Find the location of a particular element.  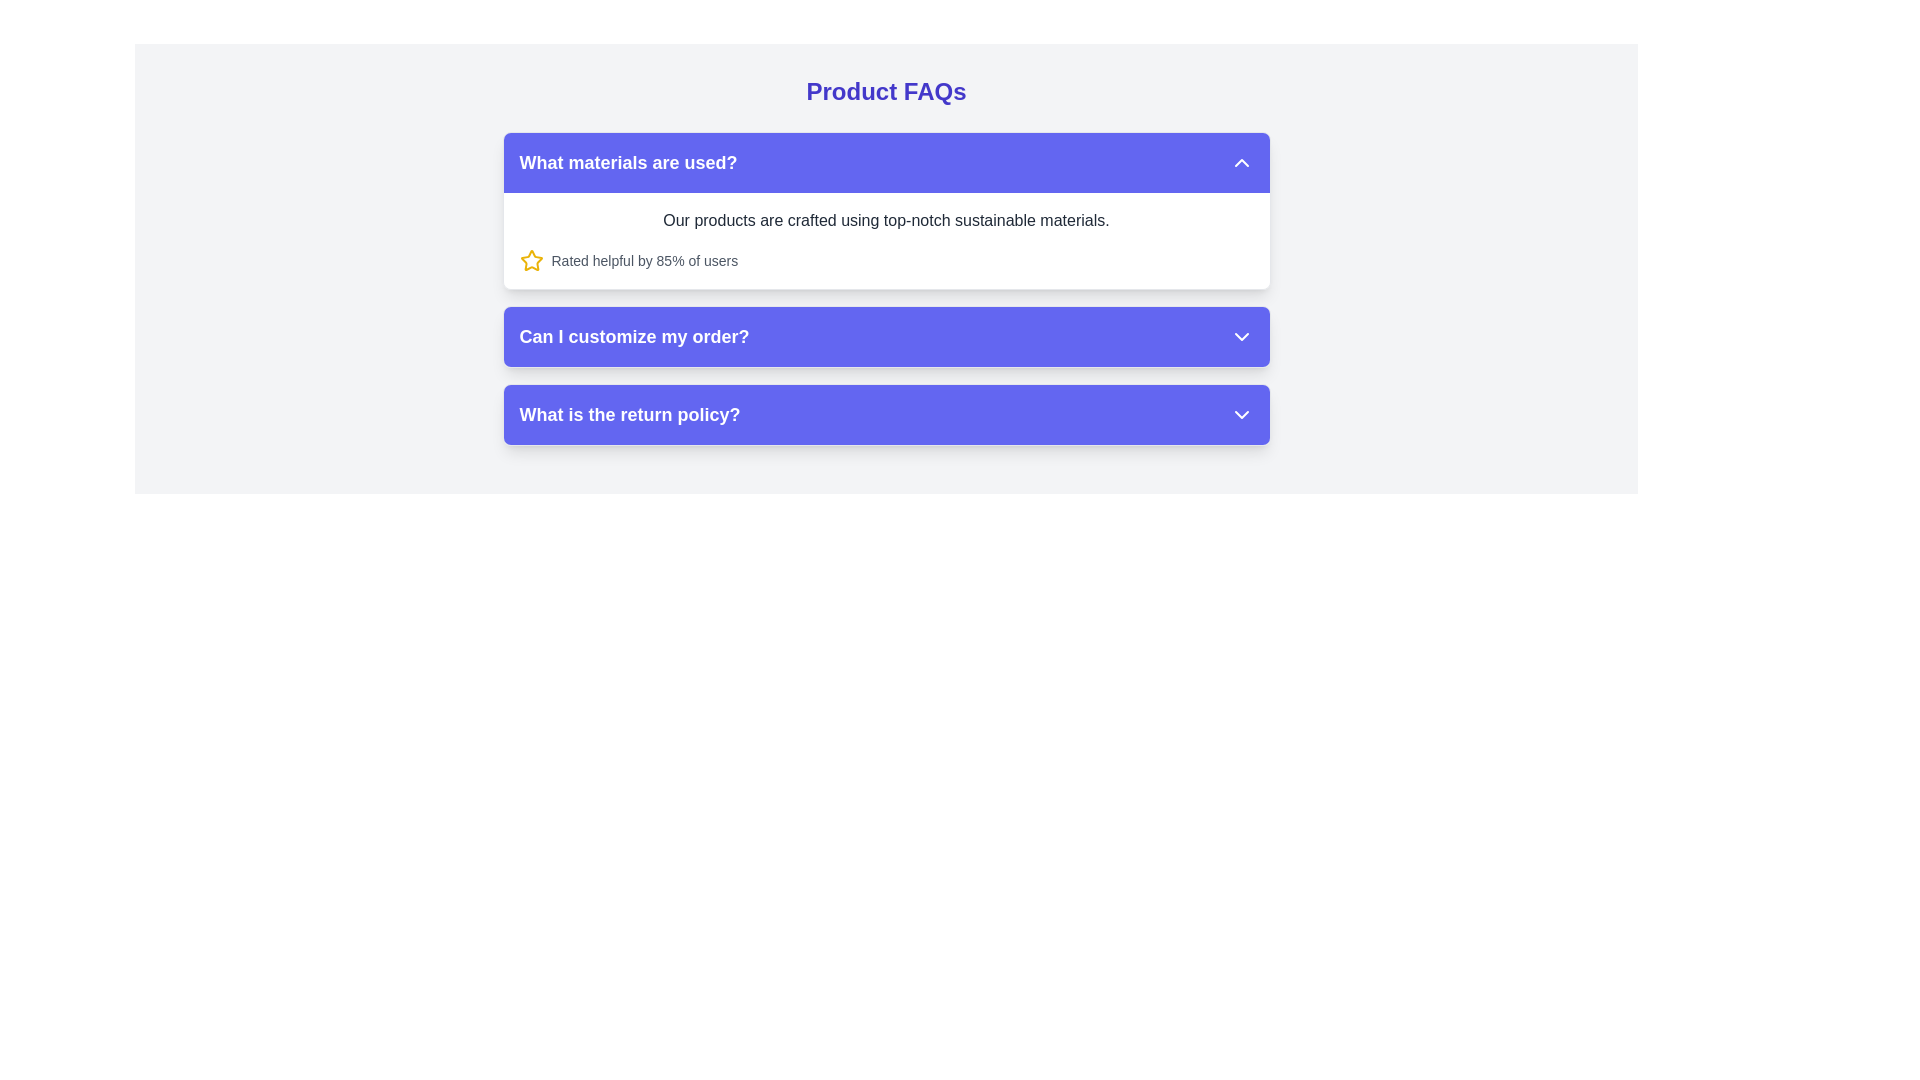

the text element displaying 'Our products are crafted using top-notch sustainable materials.' located at the top of the FAQ component under the question 'What materials are used?' is located at coordinates (885, 220).